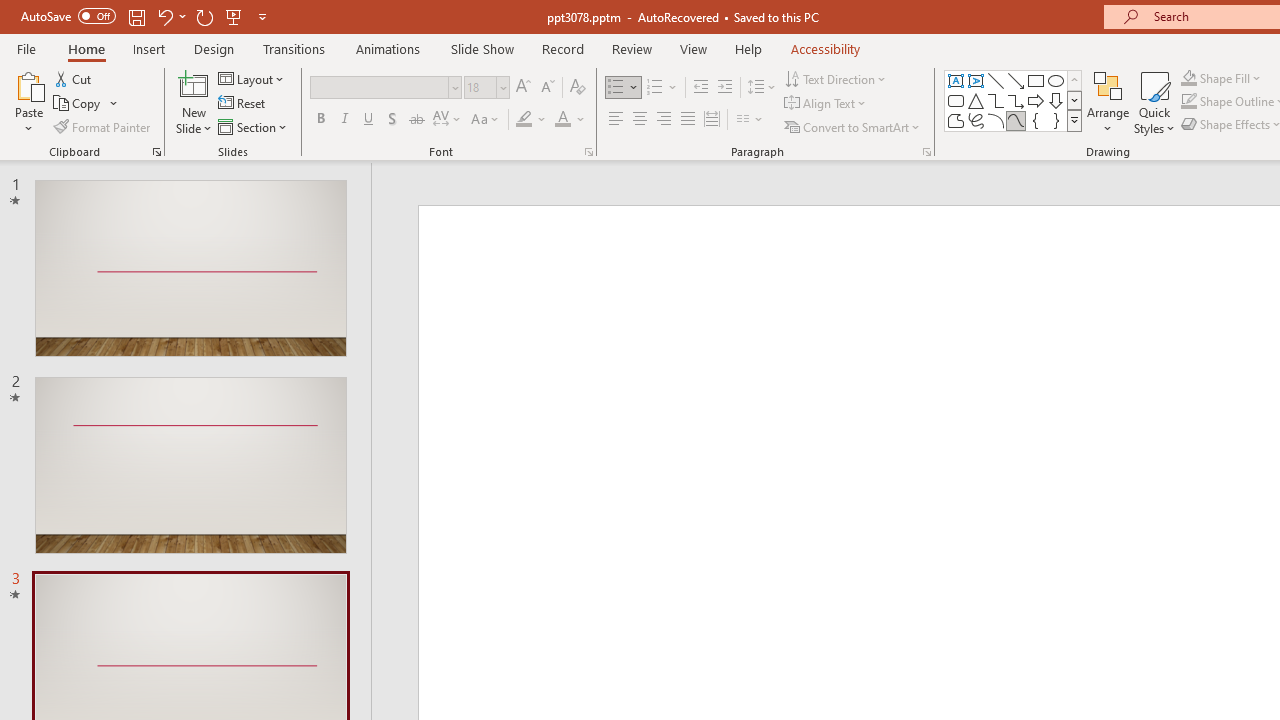 This screenshot has width=1280, height=720. What do you see at coordinates (1073, 79) in the screenshot?
I see `'Row up'` at bounding box center [1073, 79].